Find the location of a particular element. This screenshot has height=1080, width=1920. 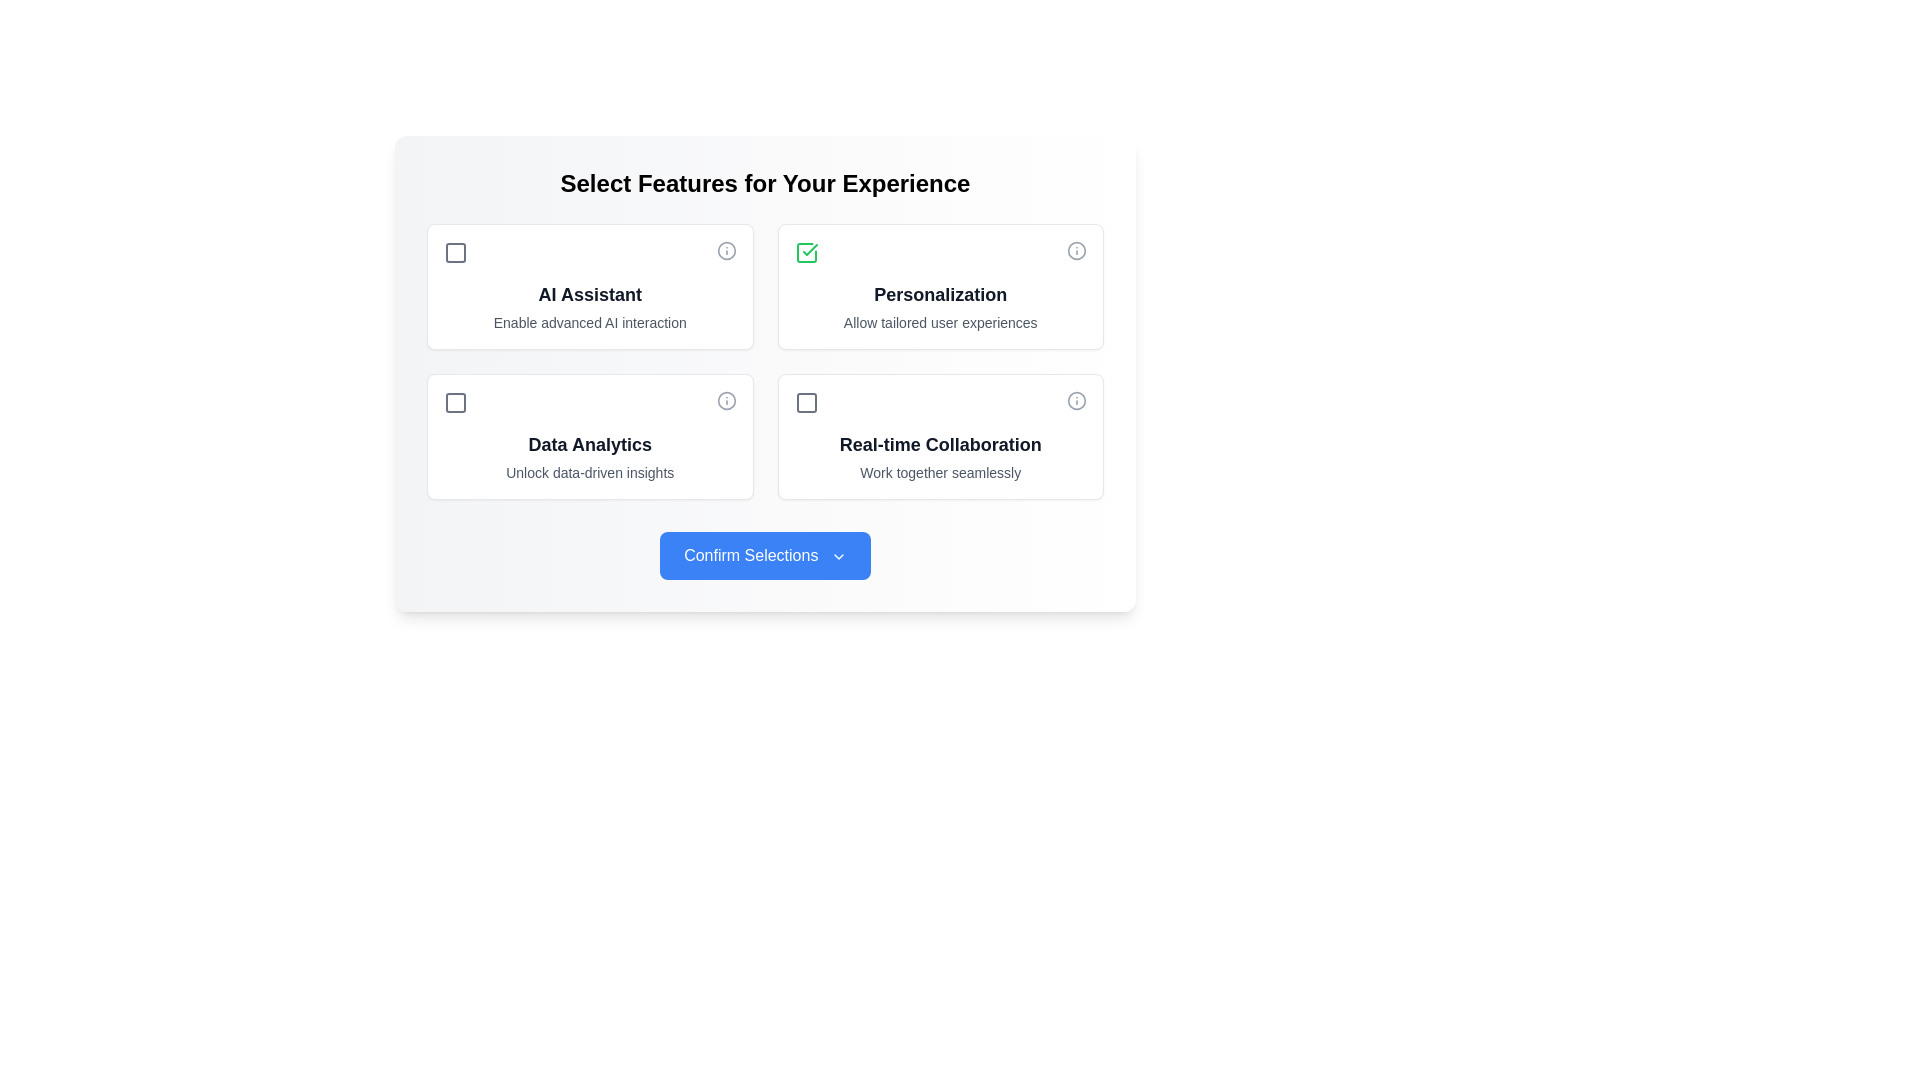

the Informational Icon, which is an outlined circular shape with a central dot, located to the right of the 'Personalization' label is located at coordinates (1075, 249).